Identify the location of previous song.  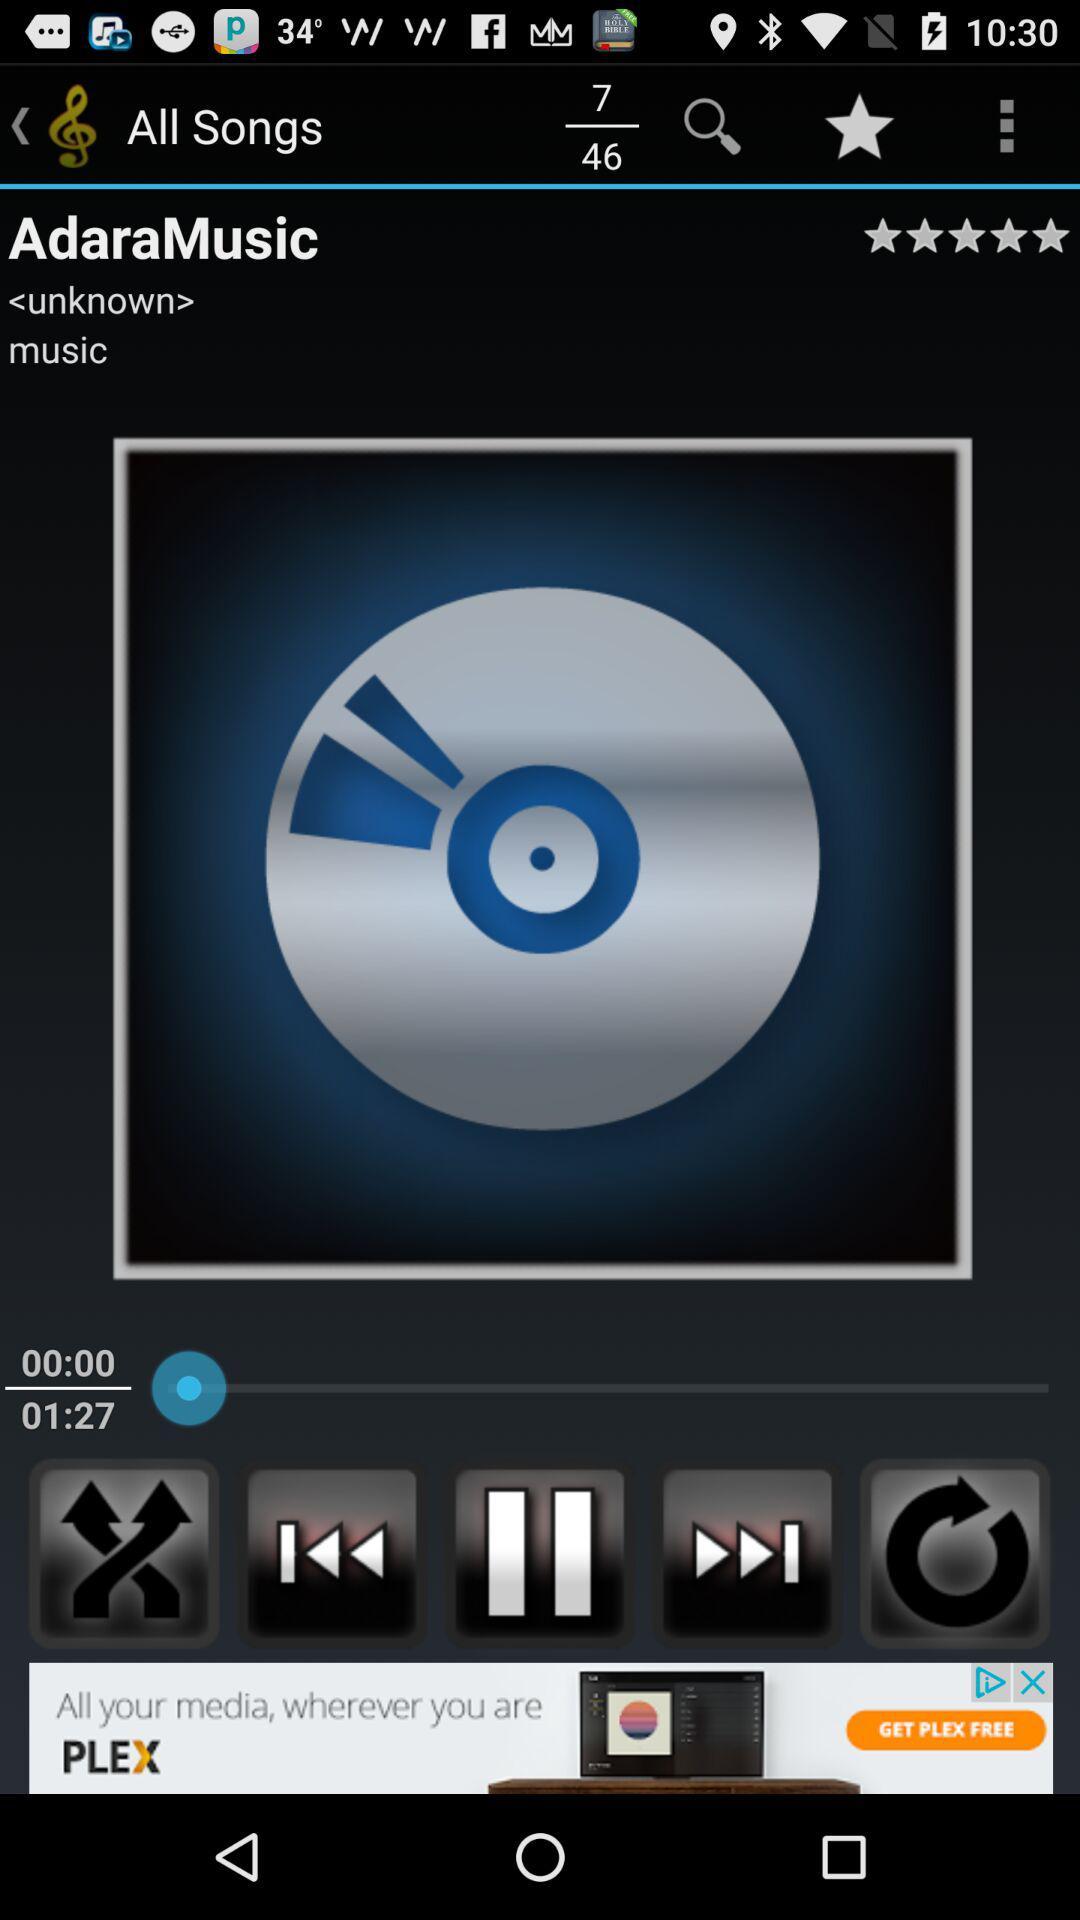
(330, 1552).